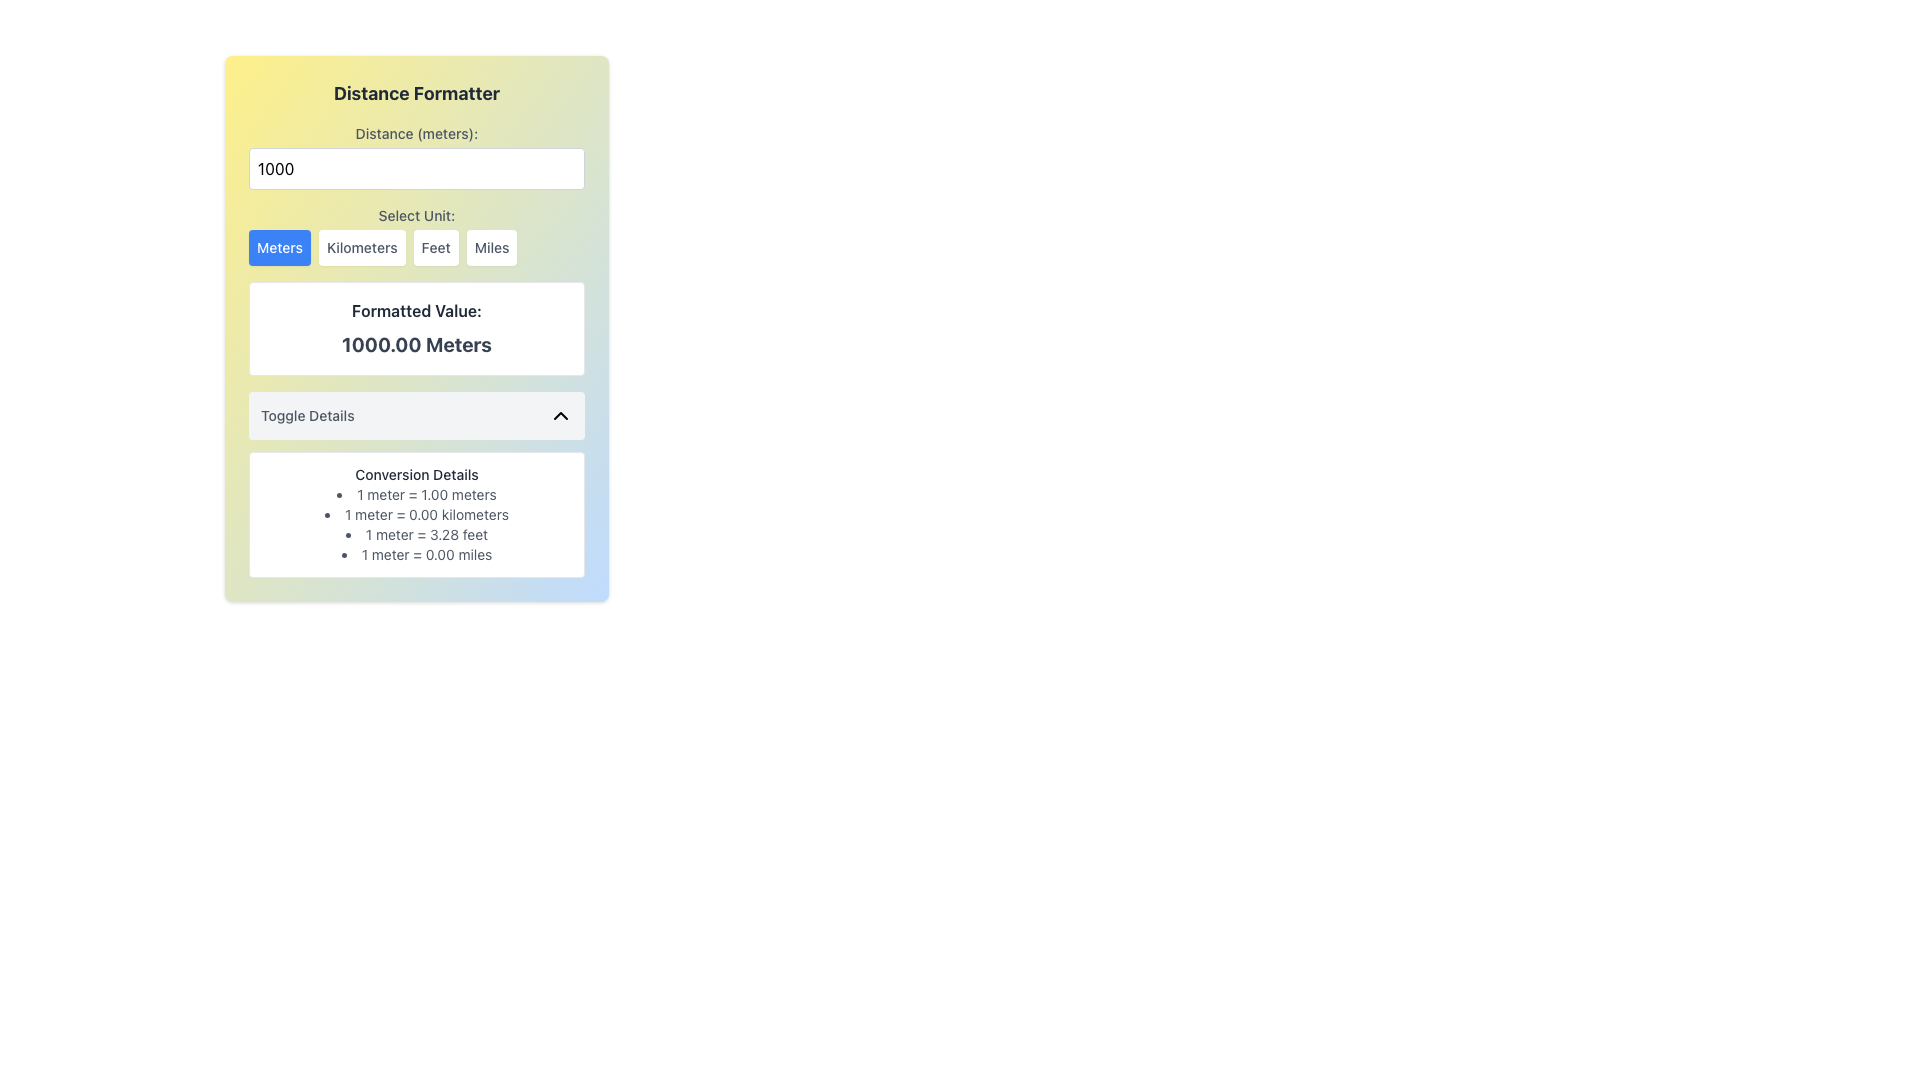 Image resolution: width=1920 pixels, height=1080 pixels. Describe the element at coordinates (416, 494) in the screenshot. I see `text element displaying the conversion ratio '1 meter = 1.00 meters', which is the first item in the 'Conversion Details' section, positioned above '1 meter = 0.00 kilometers'` at that location.